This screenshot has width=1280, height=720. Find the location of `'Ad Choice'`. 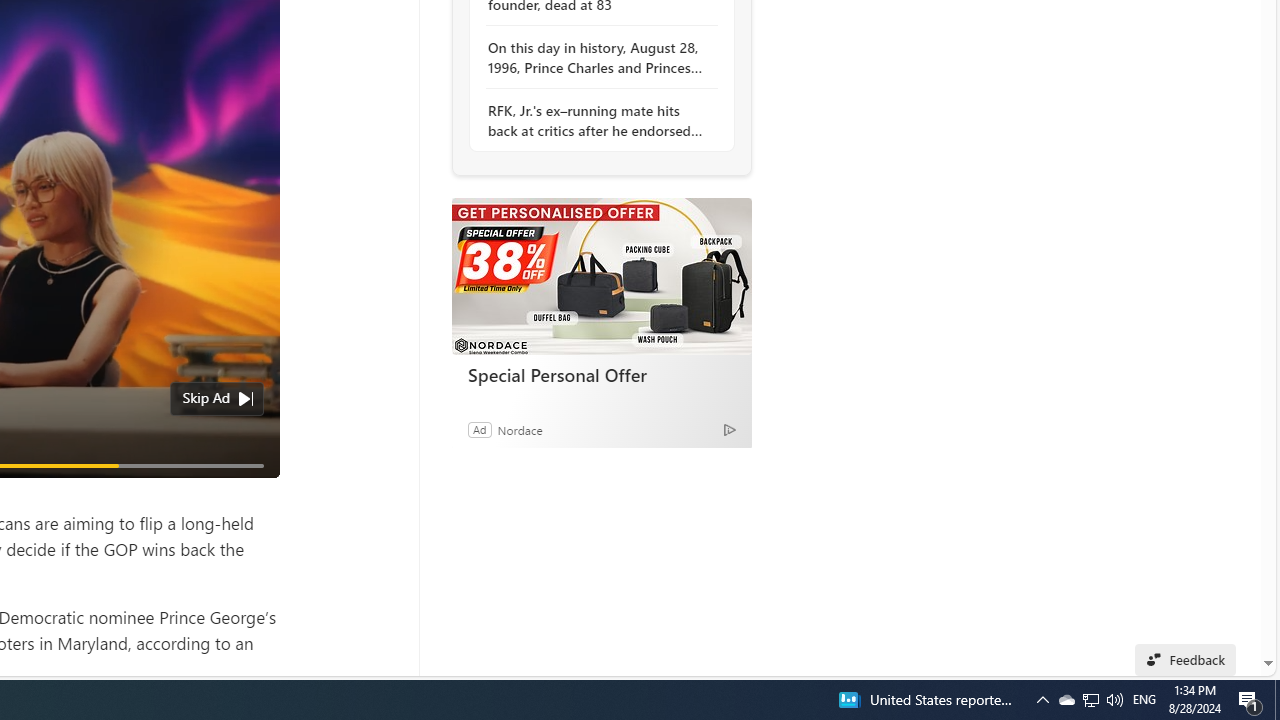

'Ad Choice' is located at coordinates (728, 428).